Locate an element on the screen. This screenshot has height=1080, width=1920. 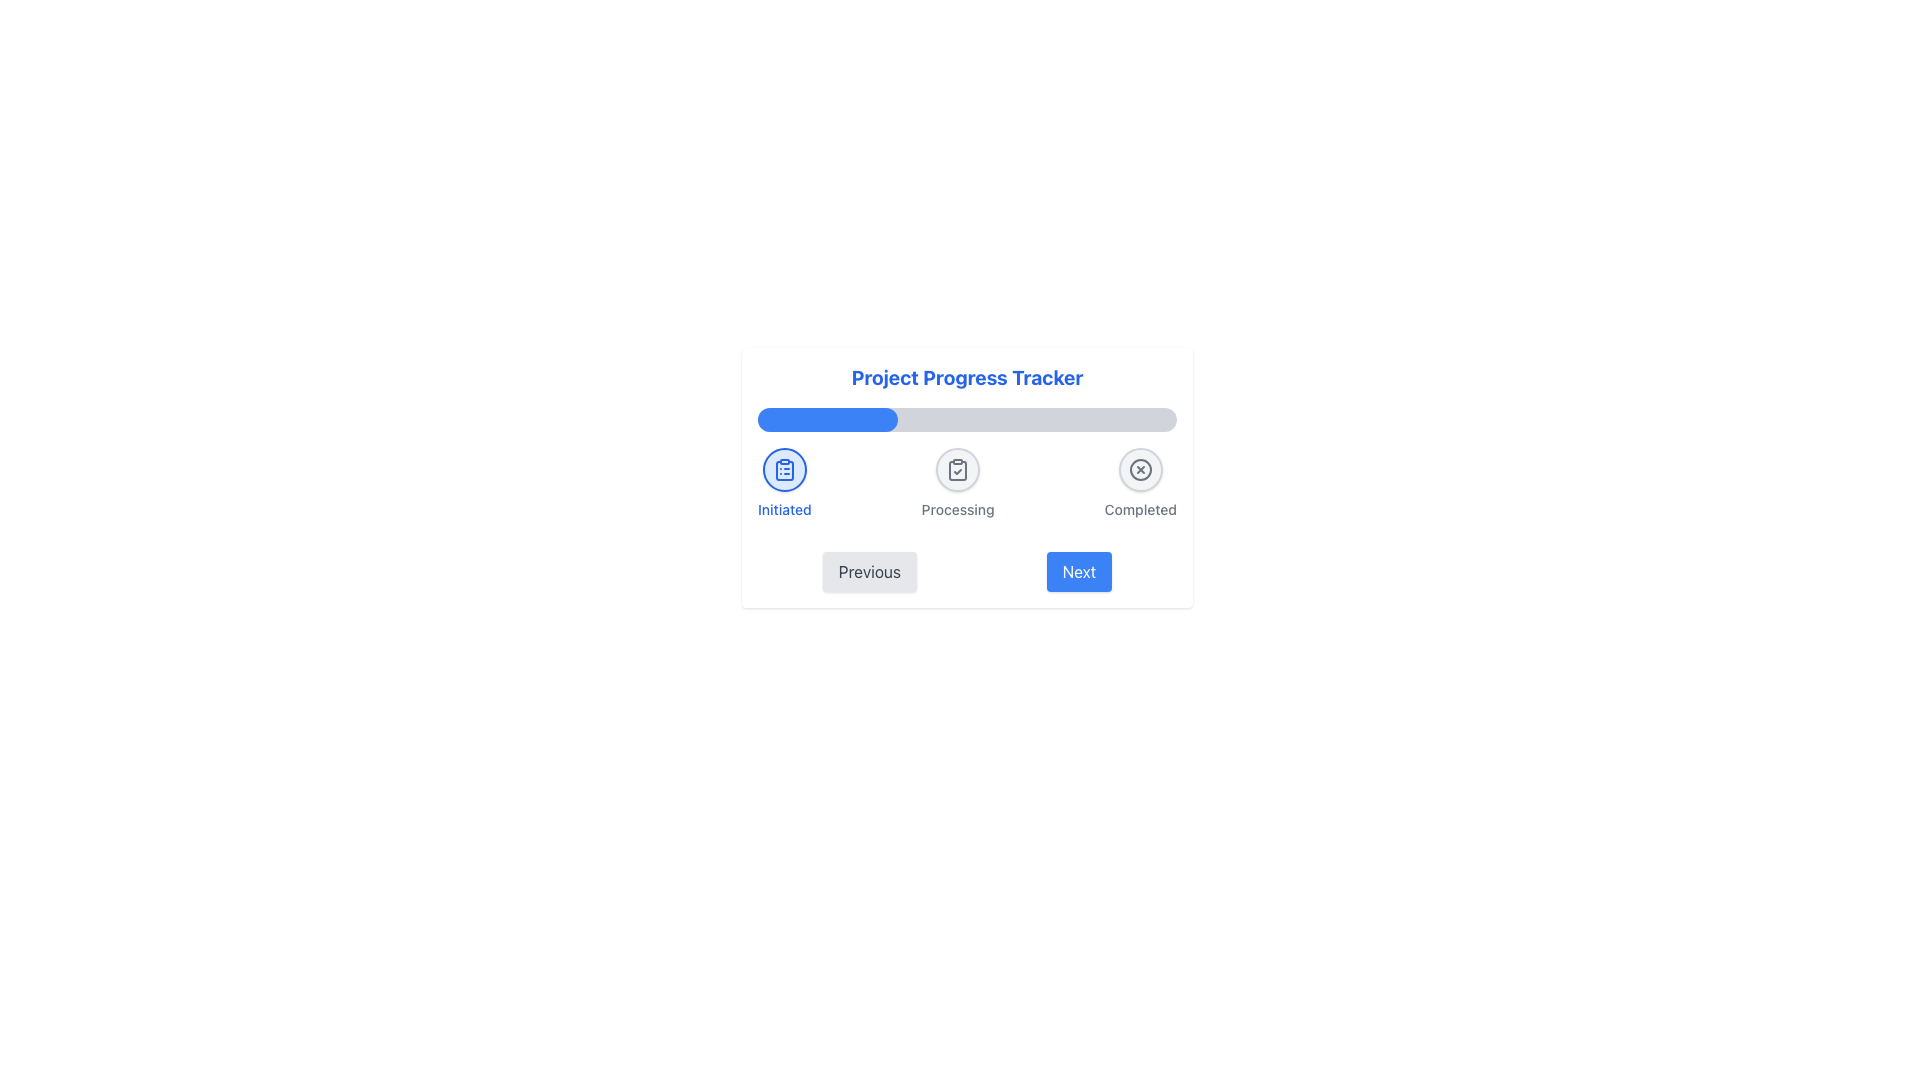
the 'Processing' label in the progress tracker, which is located centrally at the bottom of the middle step, directly below the clipboard icon is located at coordinates (957, 508).